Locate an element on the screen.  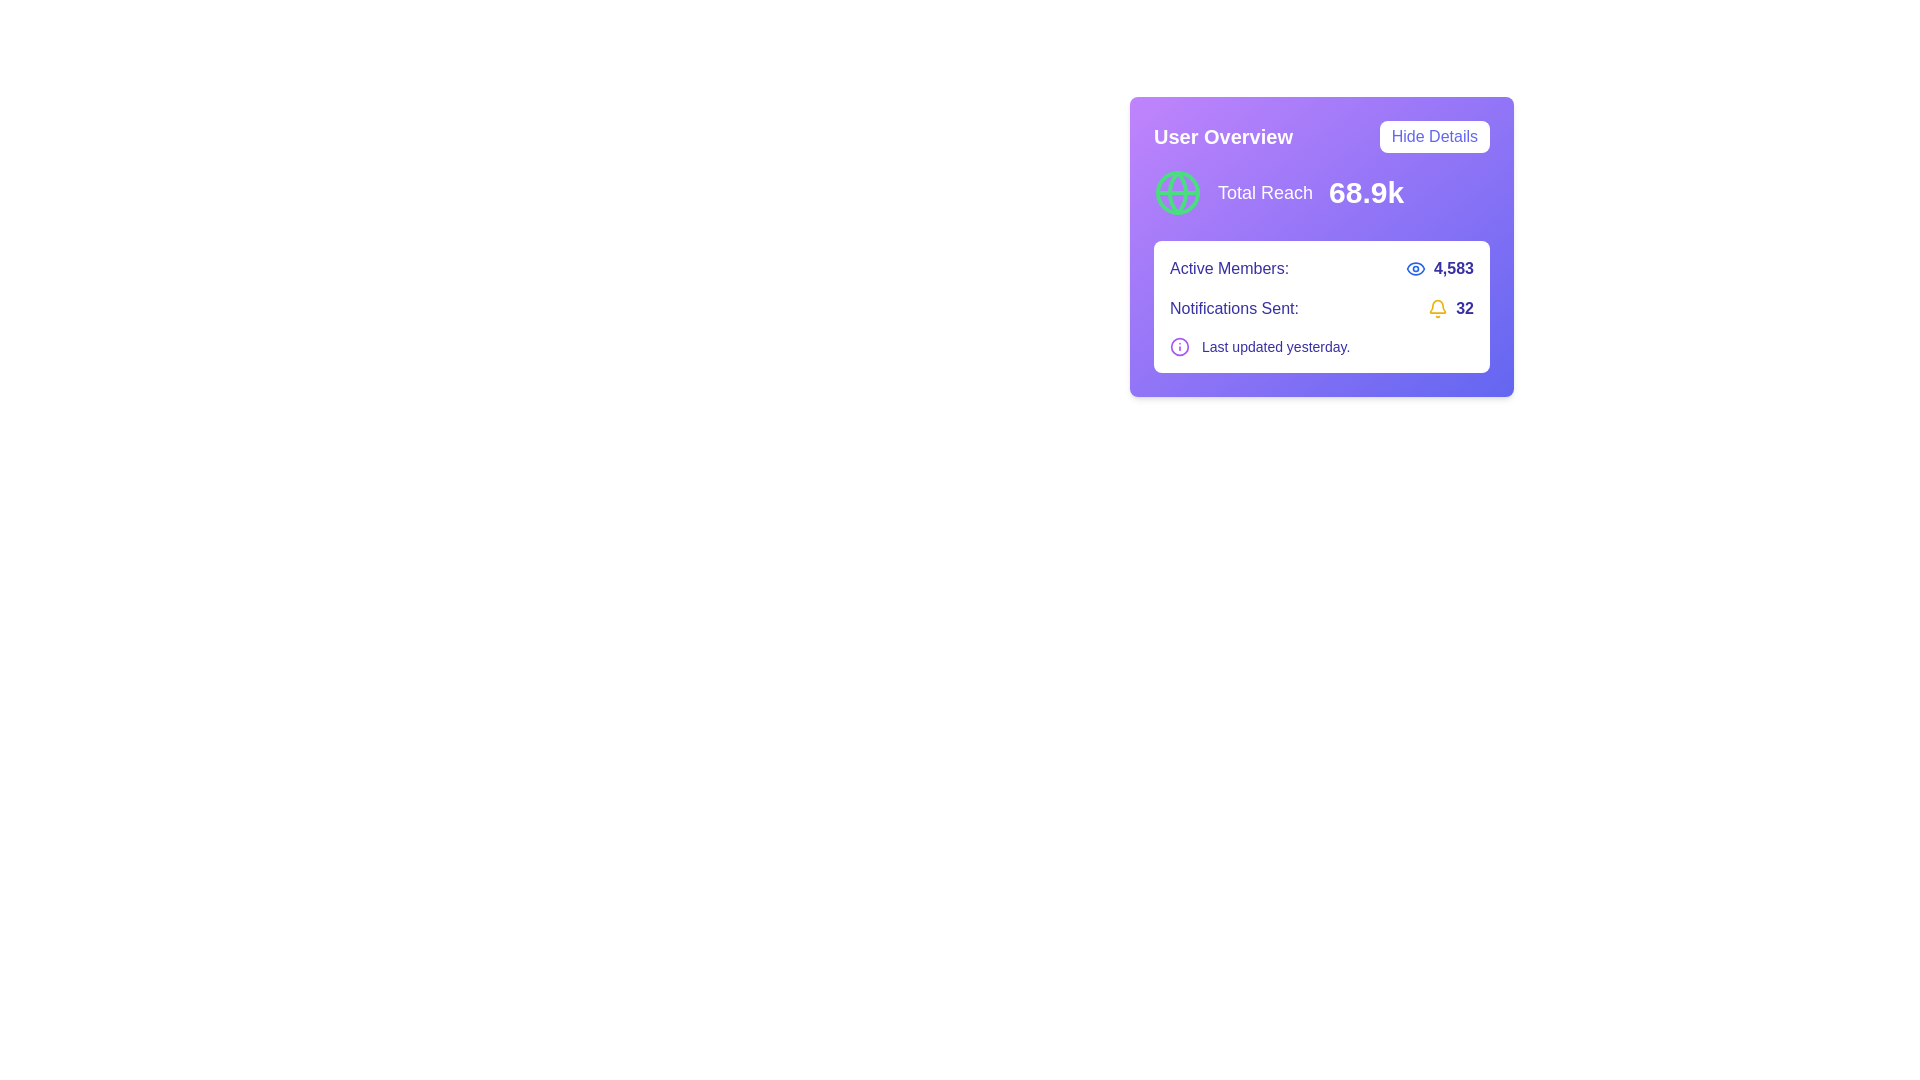
the Text Label element that serves as the heading for the widget, located in the upper-left section of the purple widget, to the left of the 'Hide Details' button is located at coordinates (1222, 136).